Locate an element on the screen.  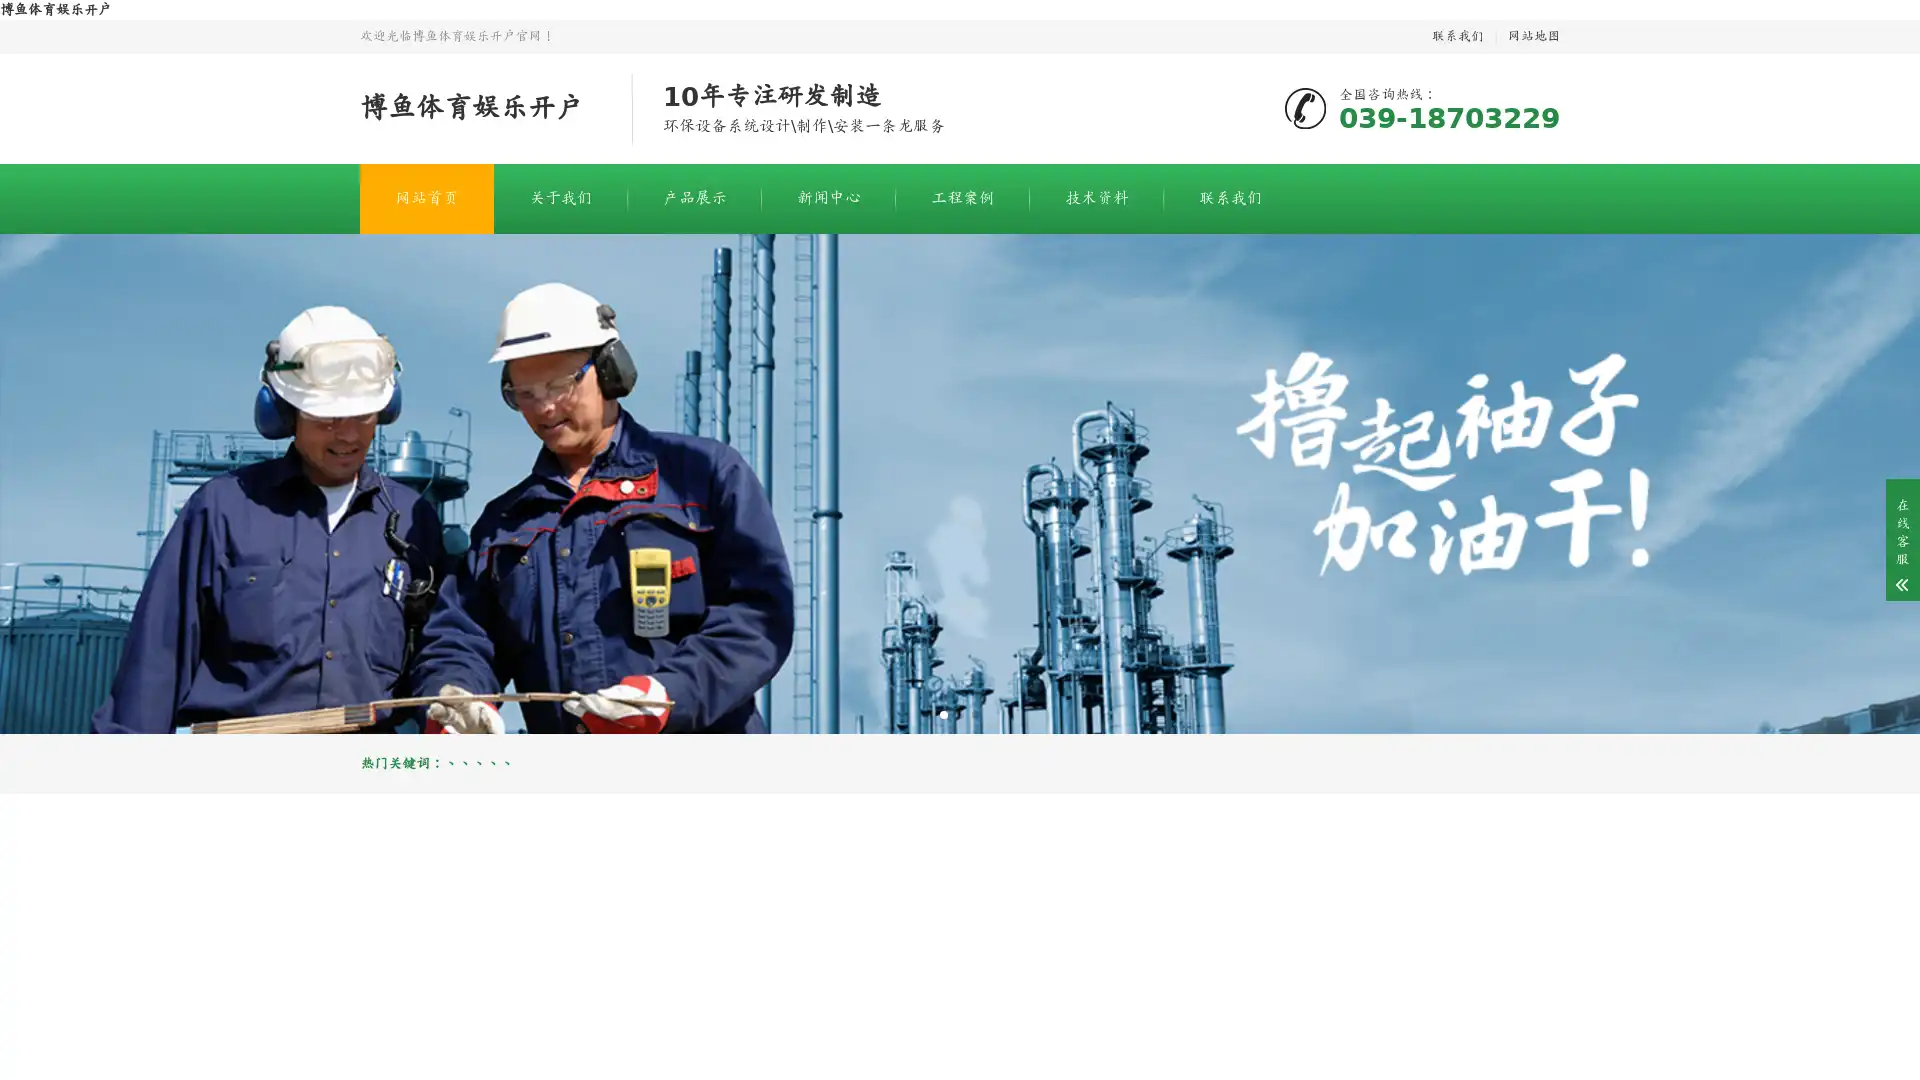
Go to slide 2 is located at coordinates (960, 713).